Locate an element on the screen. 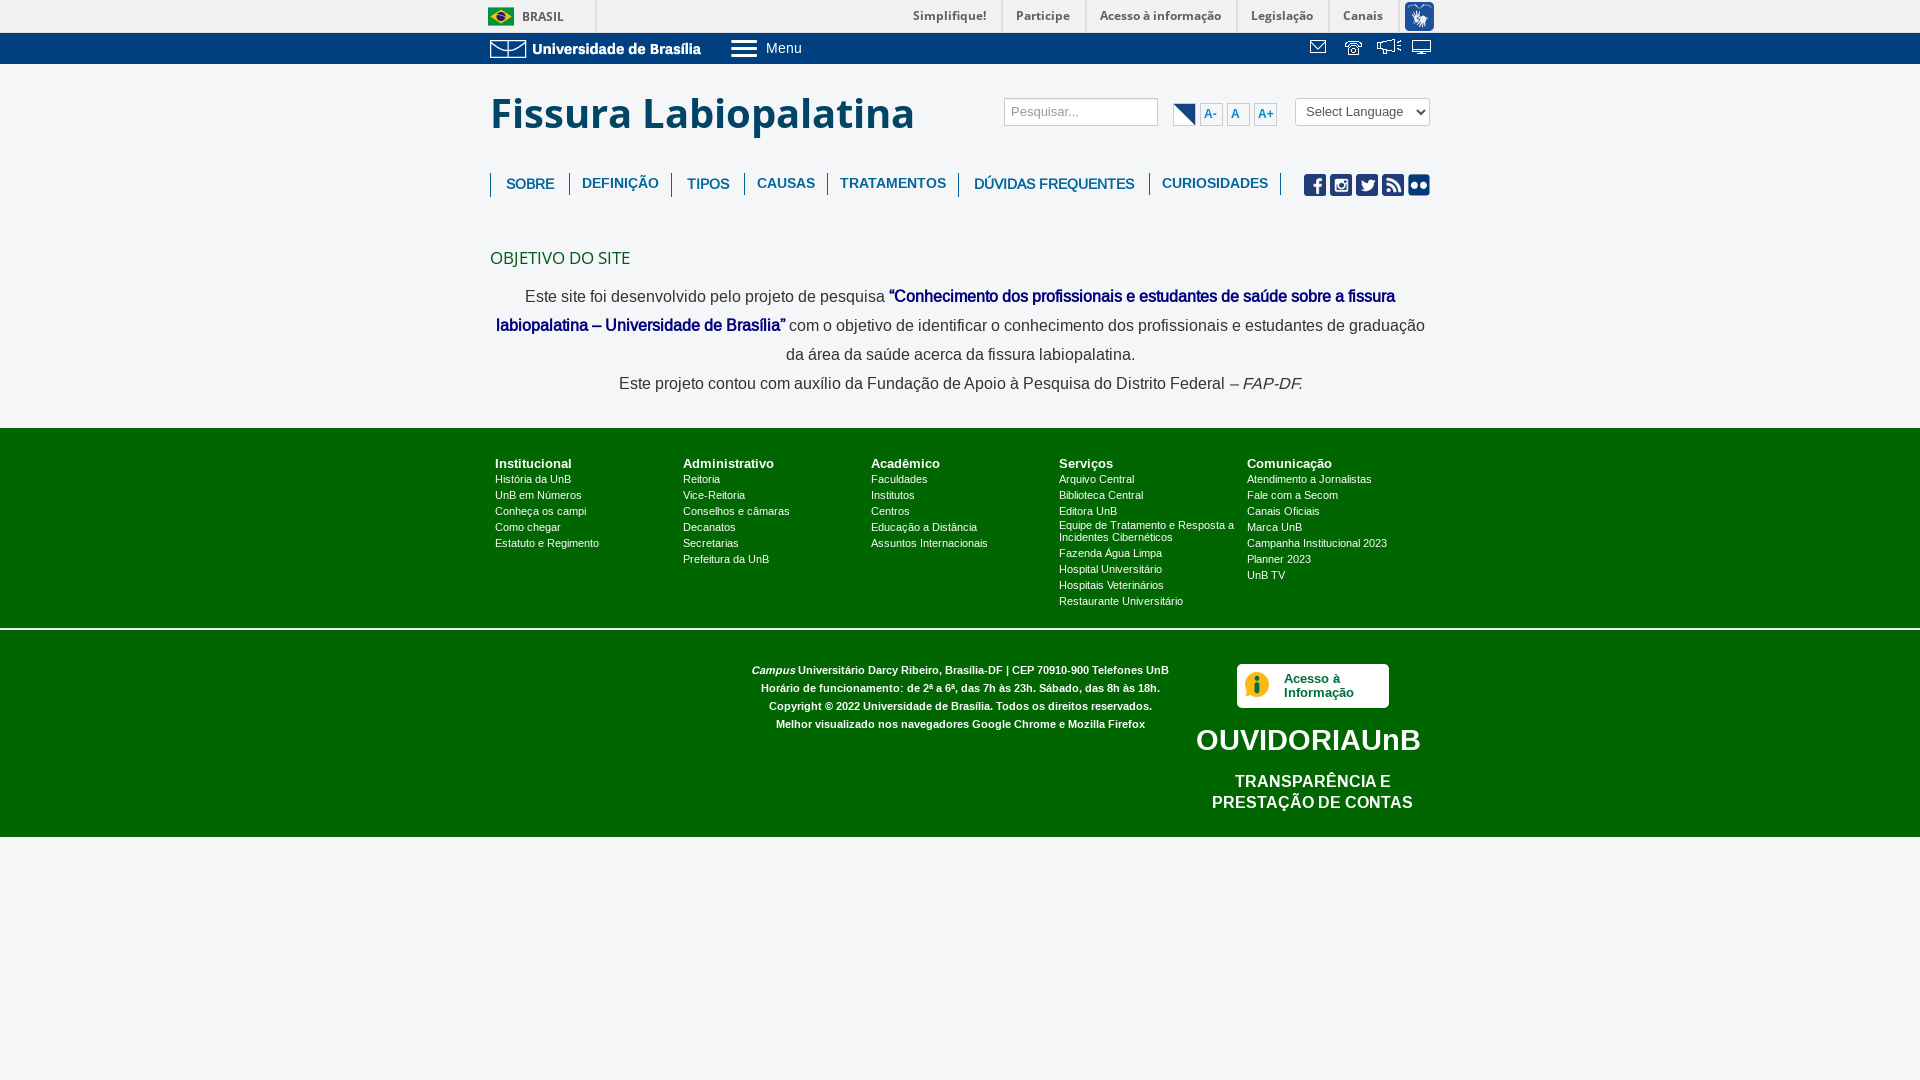  'Webmail' is located at coordinates (1320, 48).